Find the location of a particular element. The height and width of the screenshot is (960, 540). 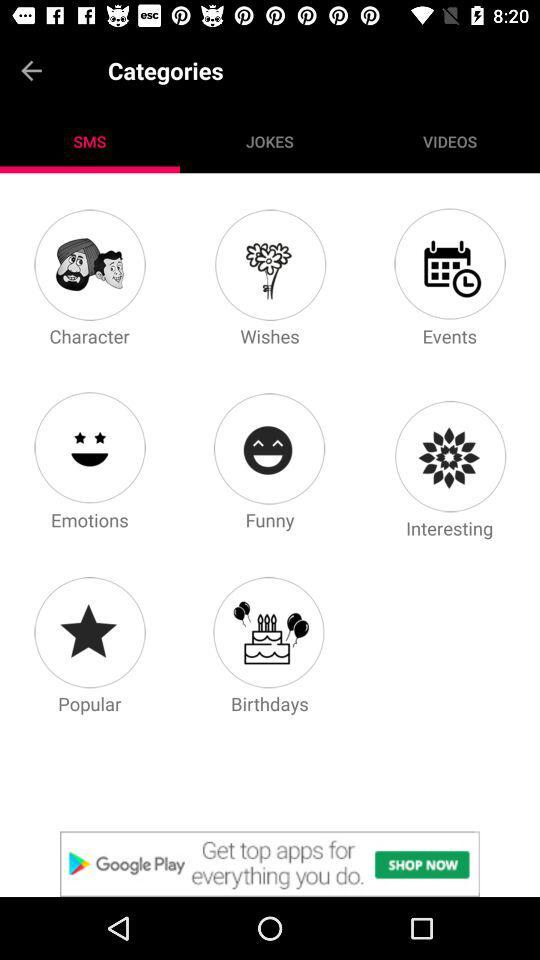

birthday is located at coordinates (269, 631).